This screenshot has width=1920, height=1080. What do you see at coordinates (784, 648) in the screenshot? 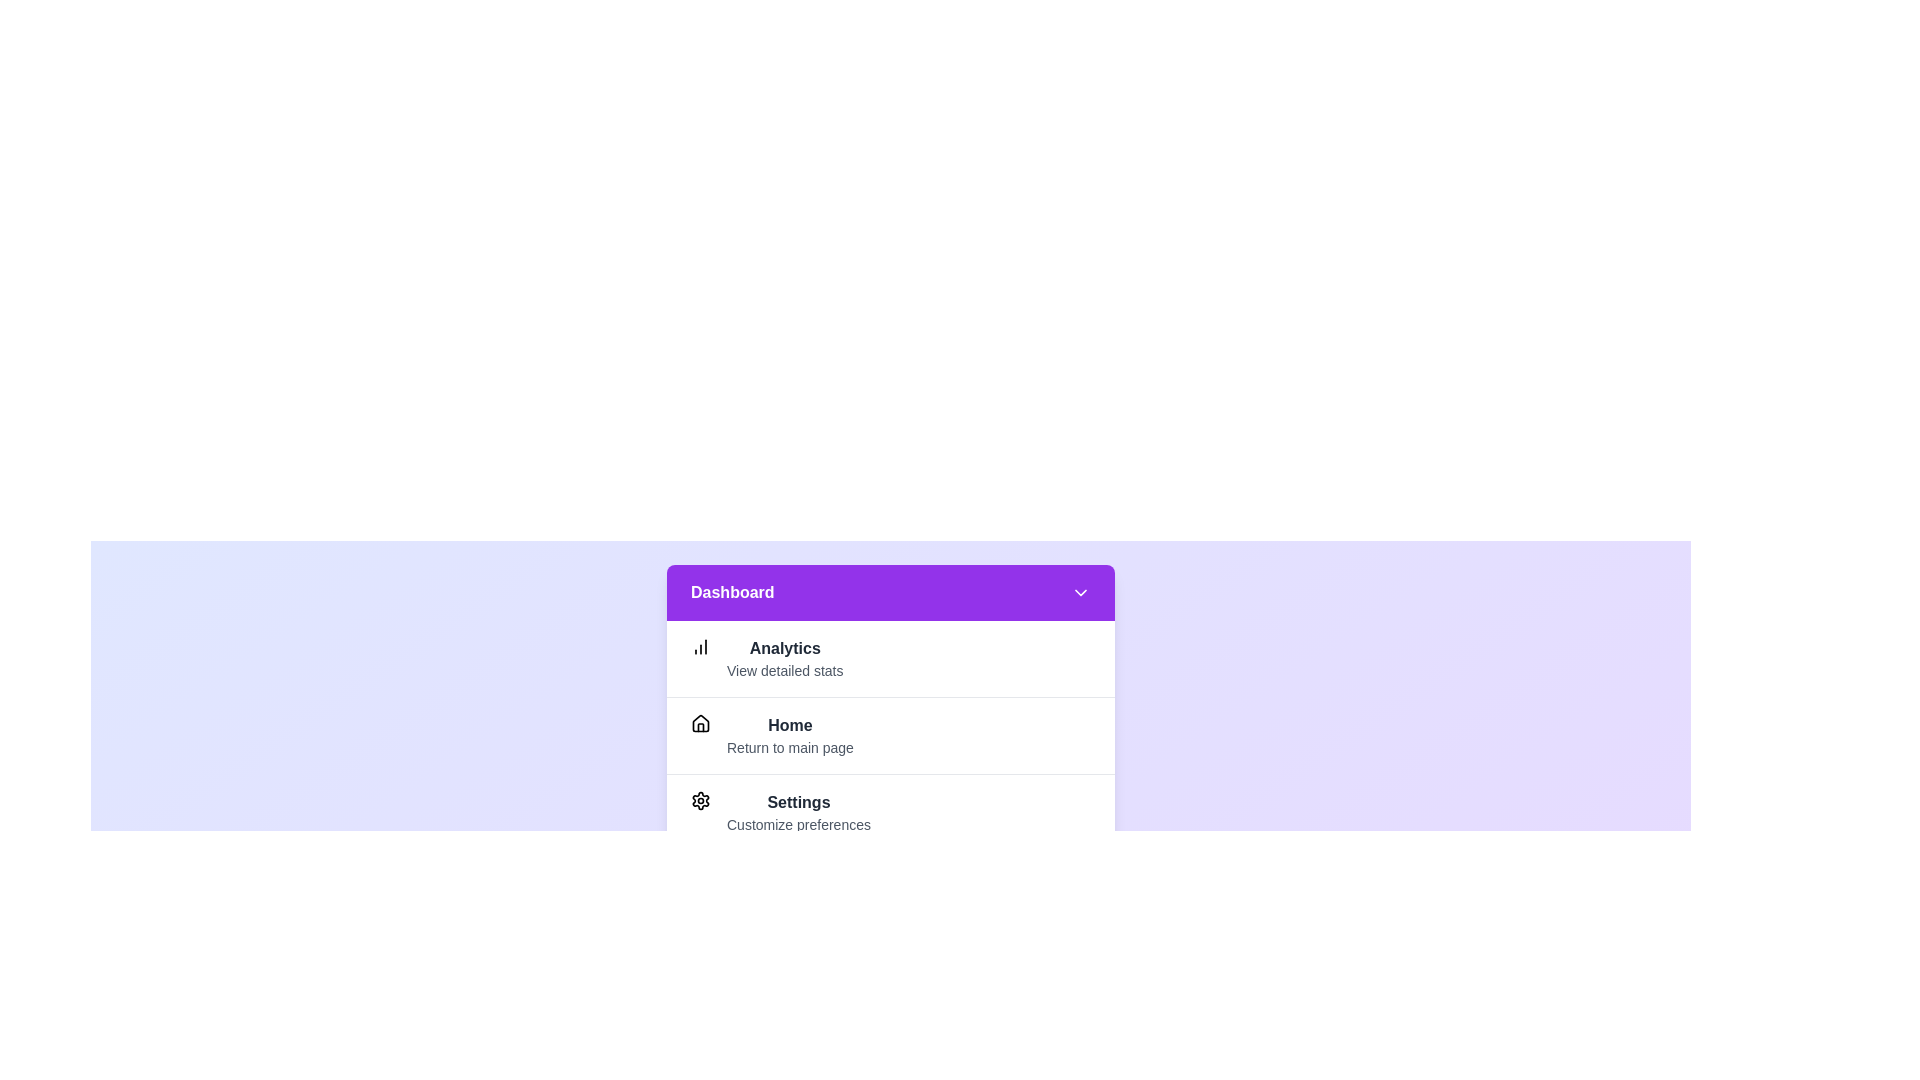
I see `the 'Analytics' menu item` at bounding box center [784, 648].